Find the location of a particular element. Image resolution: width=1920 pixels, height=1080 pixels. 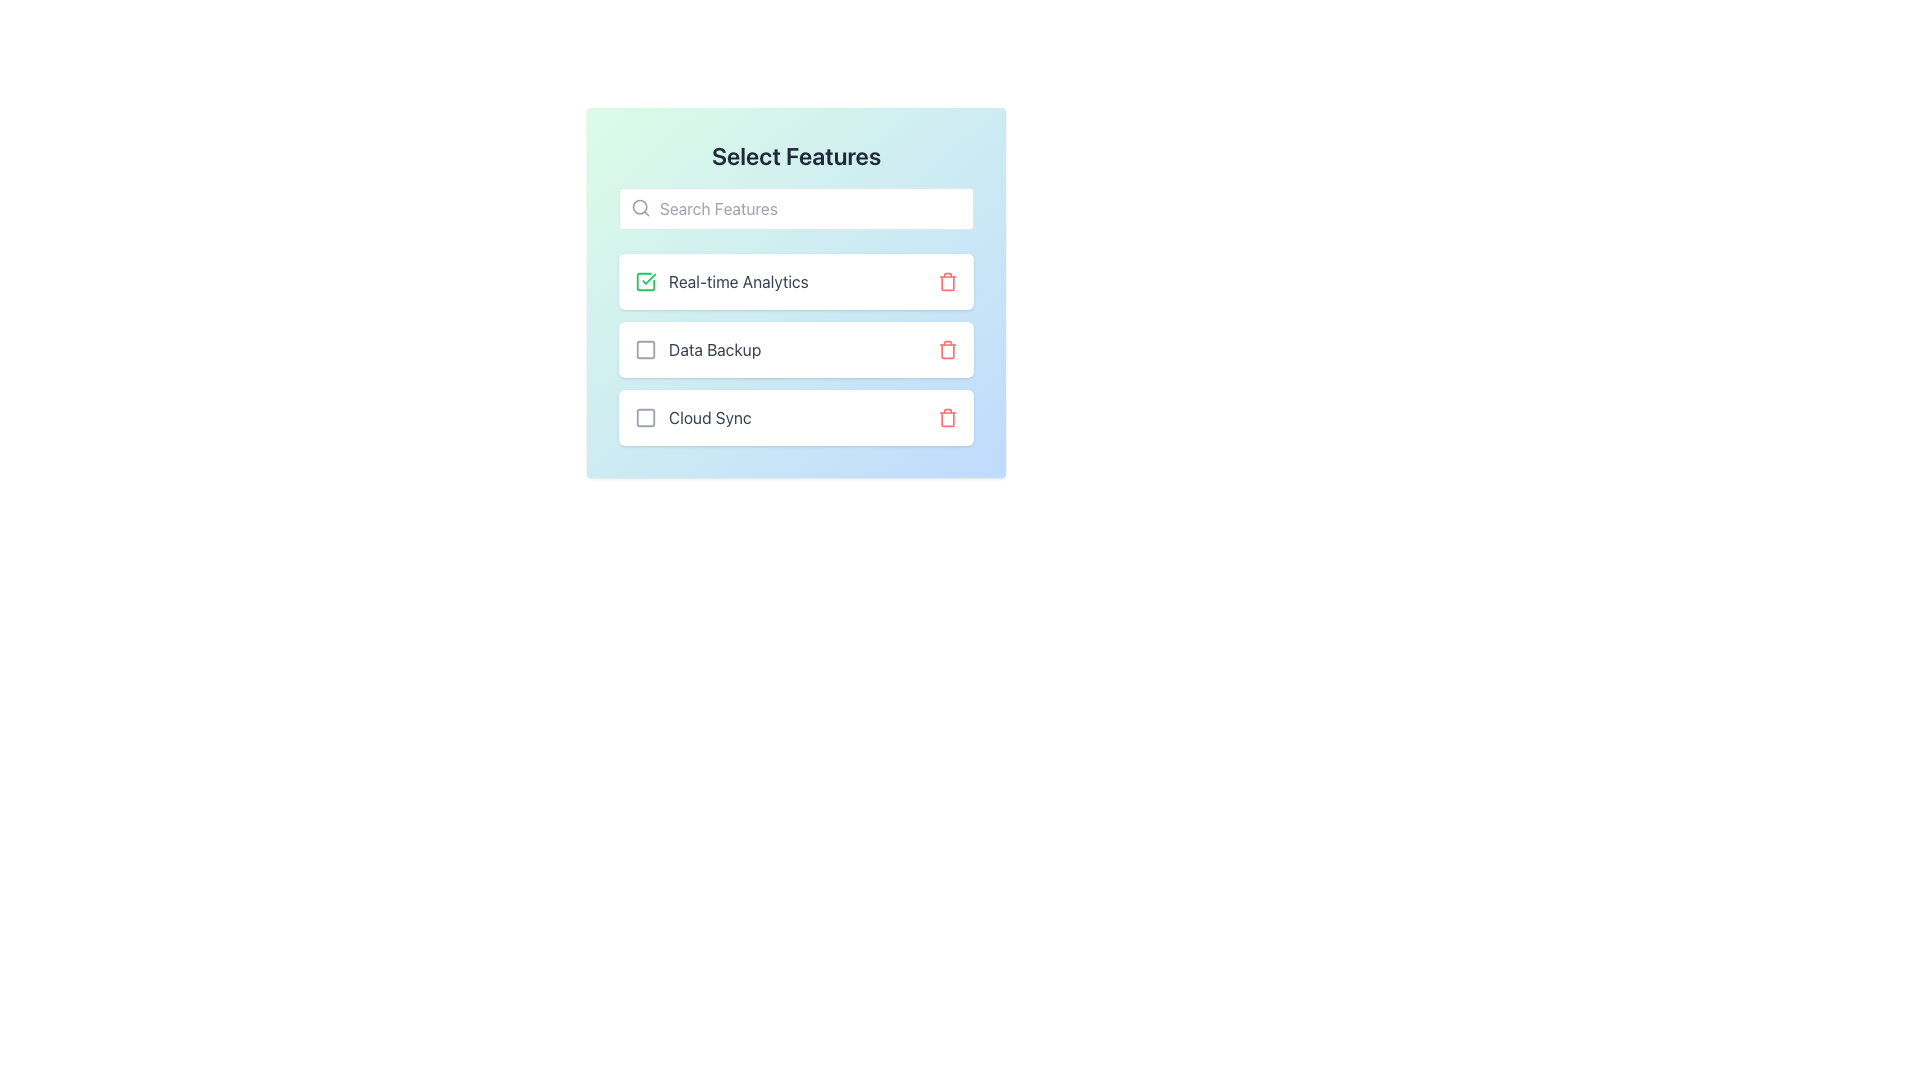

the checkbox of the third list item under the 'Select Features' section is located at coordinates (795, 416).